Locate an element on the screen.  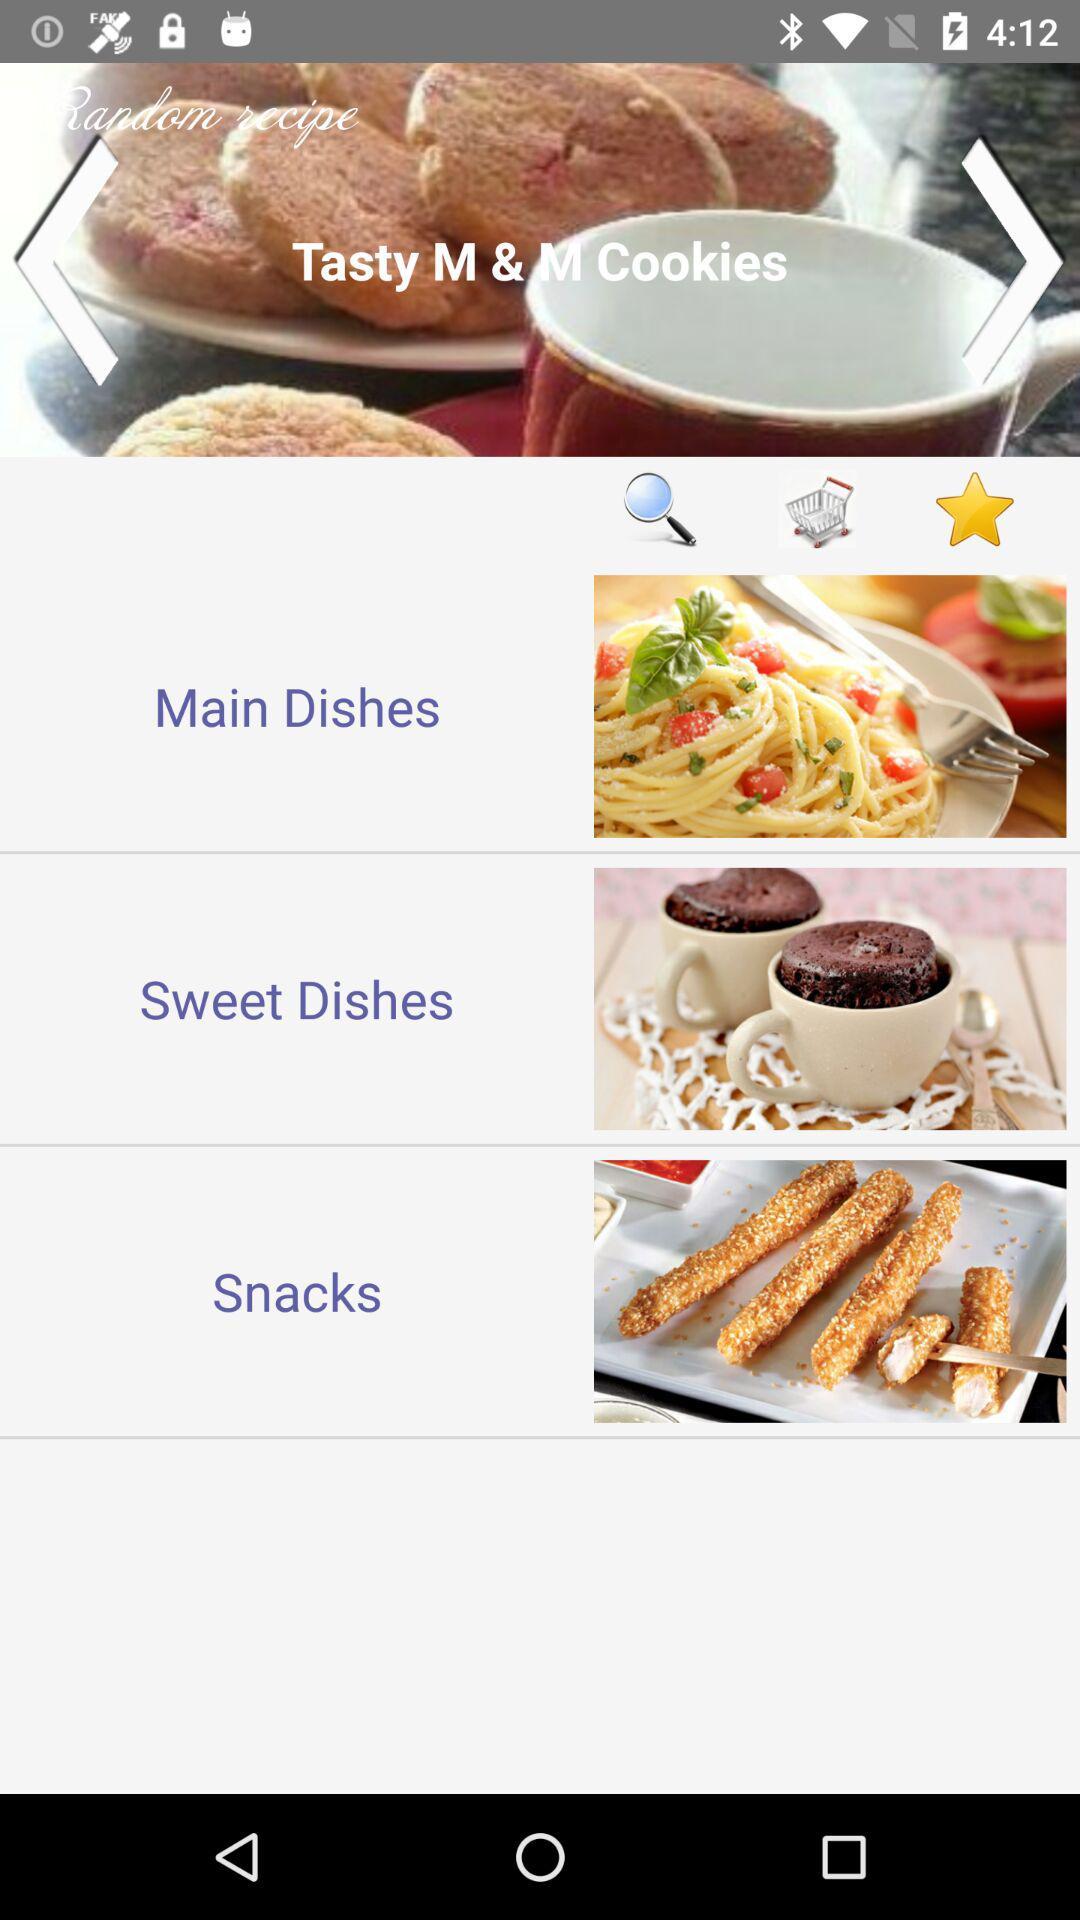
the arrow_backward icon is located at coordinates (64, 258).